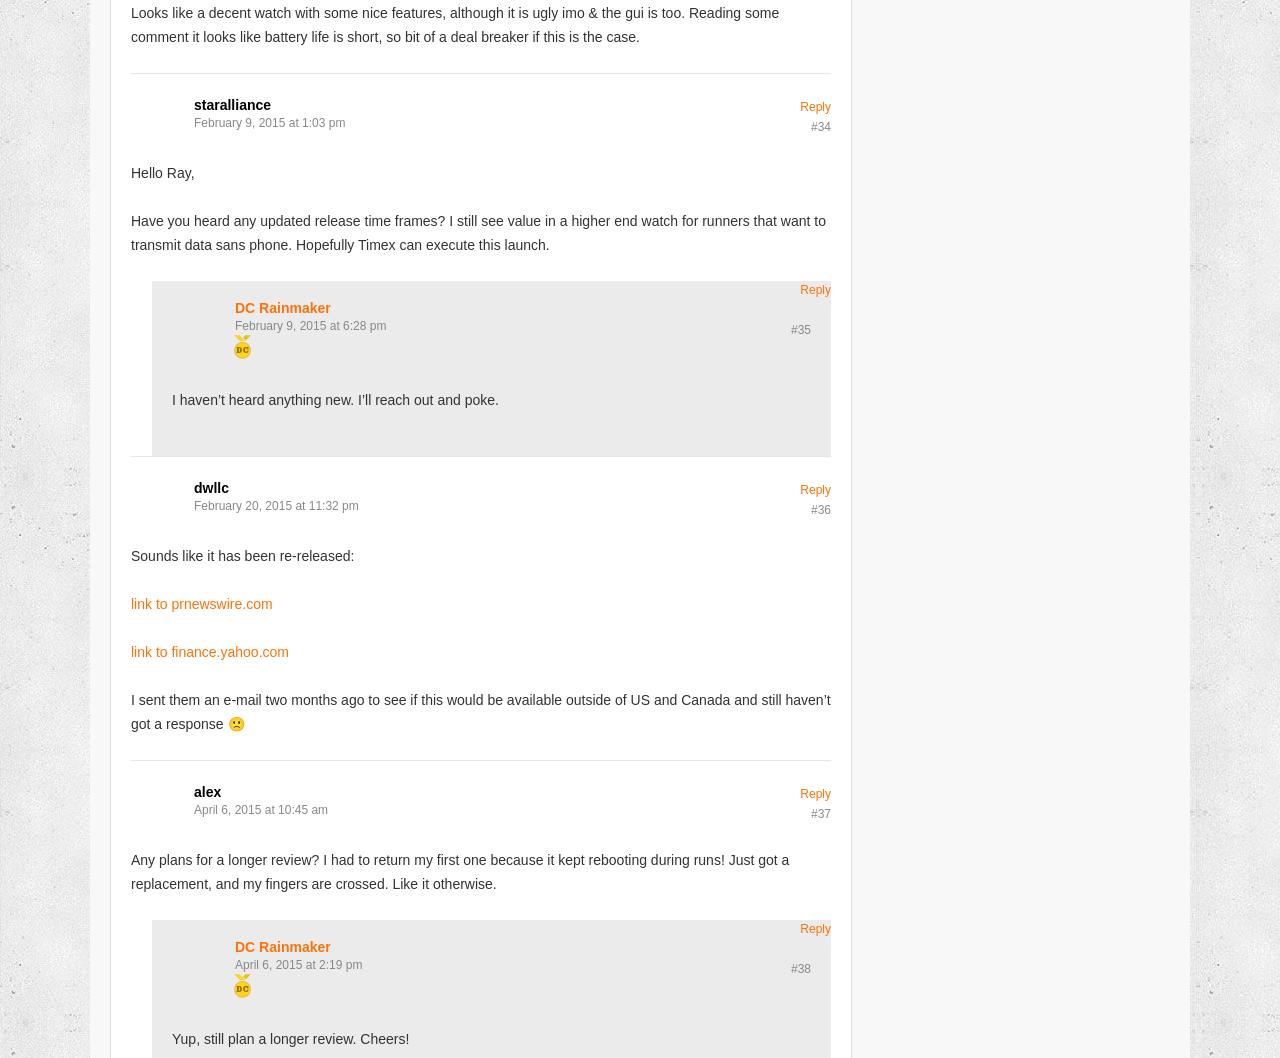  Describe the element at coordinates (480, 710) in the screenshot. I see `'I sent them an e-mail two months ago to see if this would be available outside of US and Canada and still haven’t got a response 🙁'` at that location.